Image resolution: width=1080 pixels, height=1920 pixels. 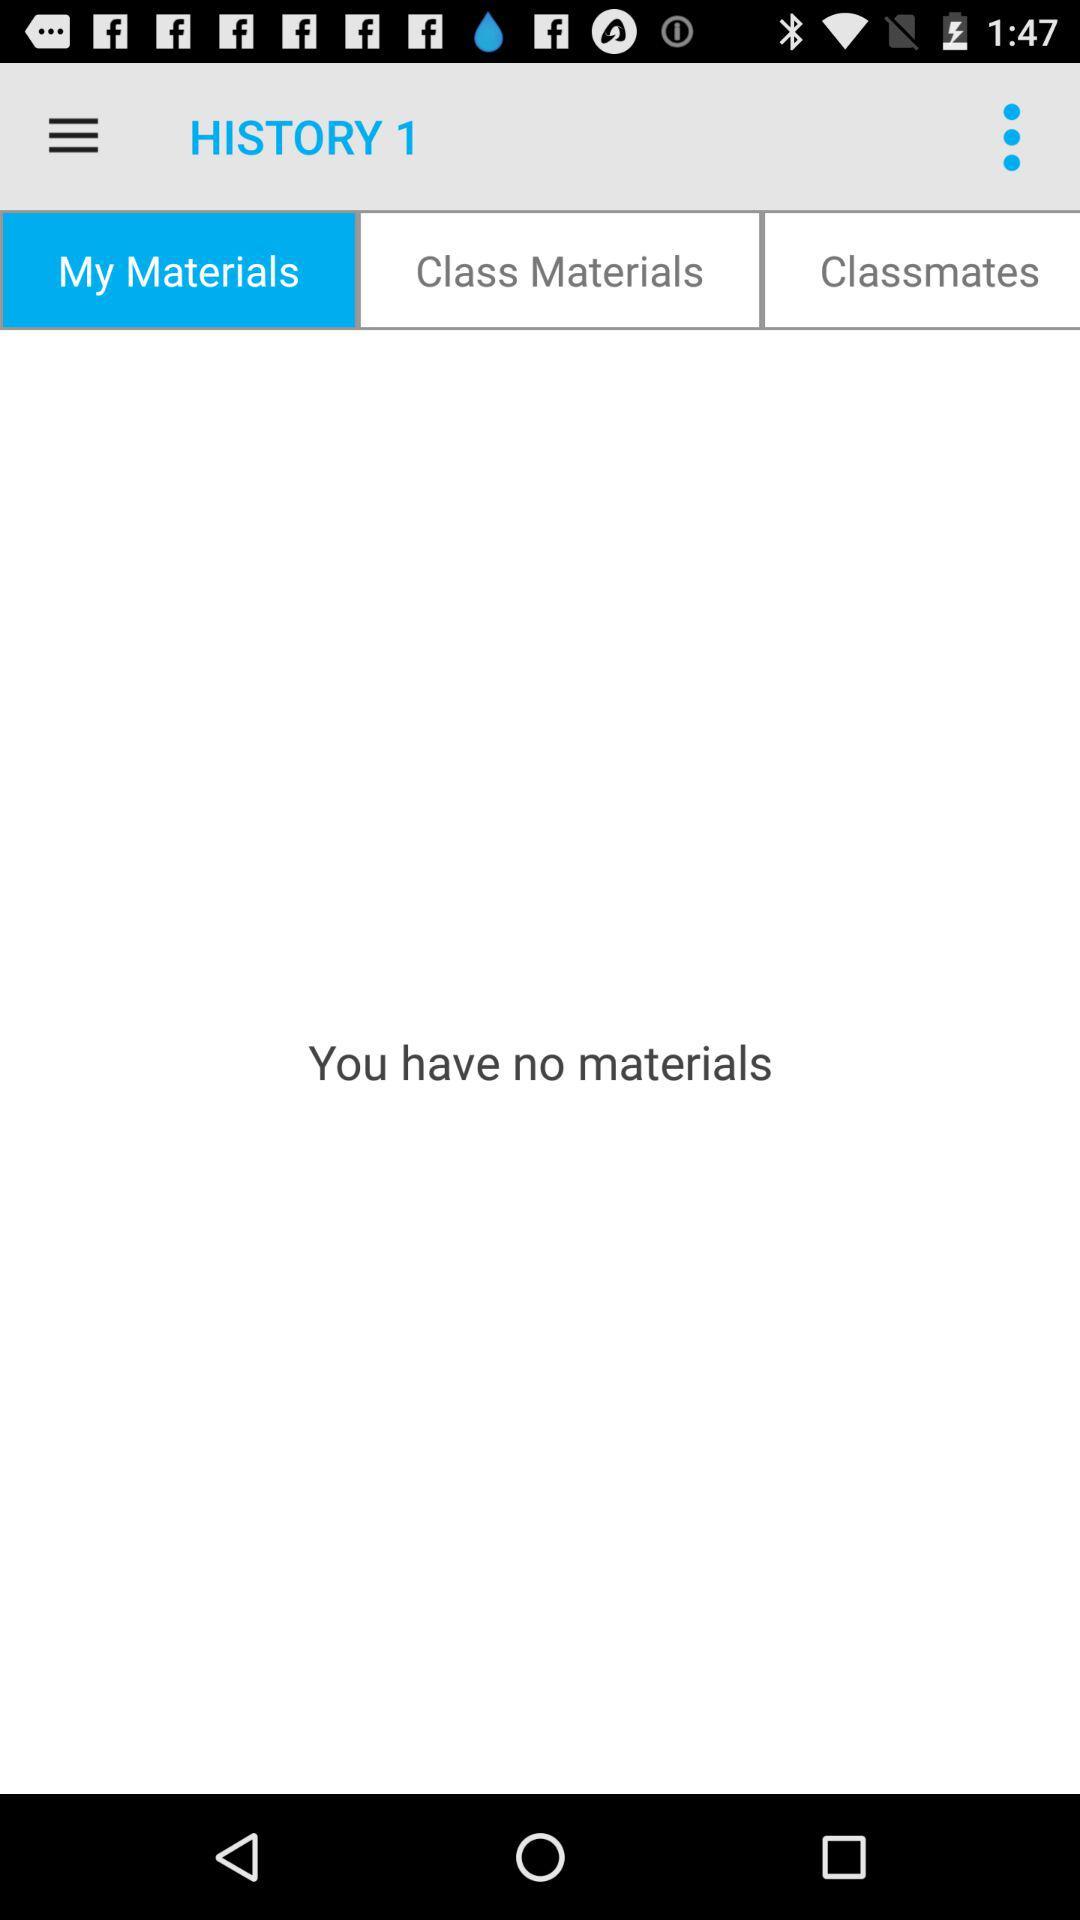 What do you see at coordinates (177, 268) in the screenshot?
I see `item above the you have no` at bounding box center [177, 268].